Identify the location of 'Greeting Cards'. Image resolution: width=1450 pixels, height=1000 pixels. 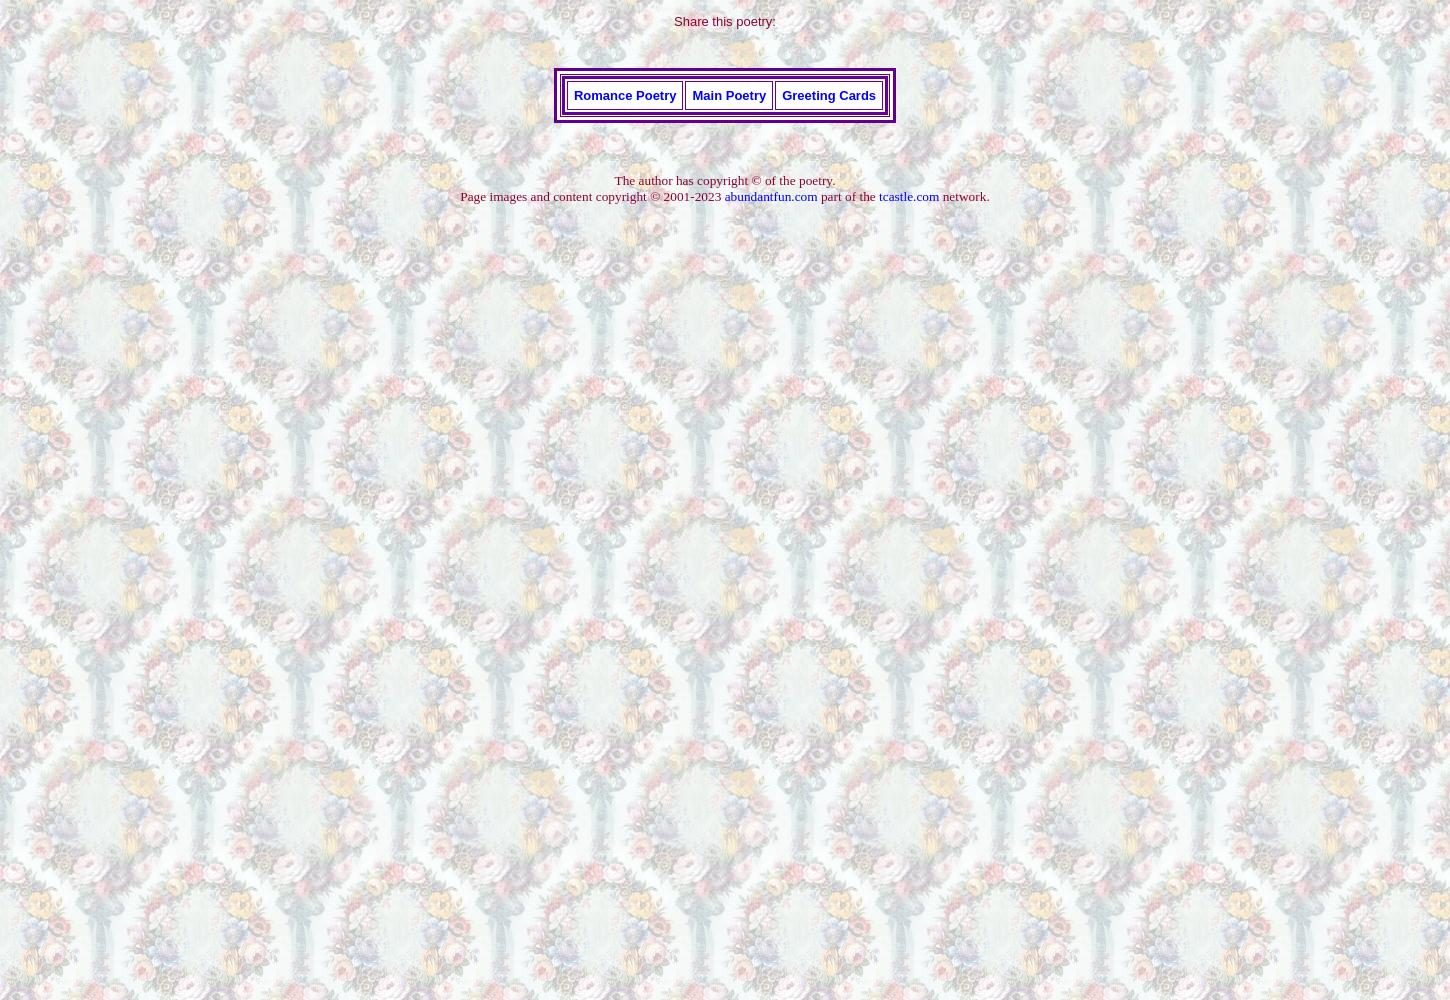
(828, 93).